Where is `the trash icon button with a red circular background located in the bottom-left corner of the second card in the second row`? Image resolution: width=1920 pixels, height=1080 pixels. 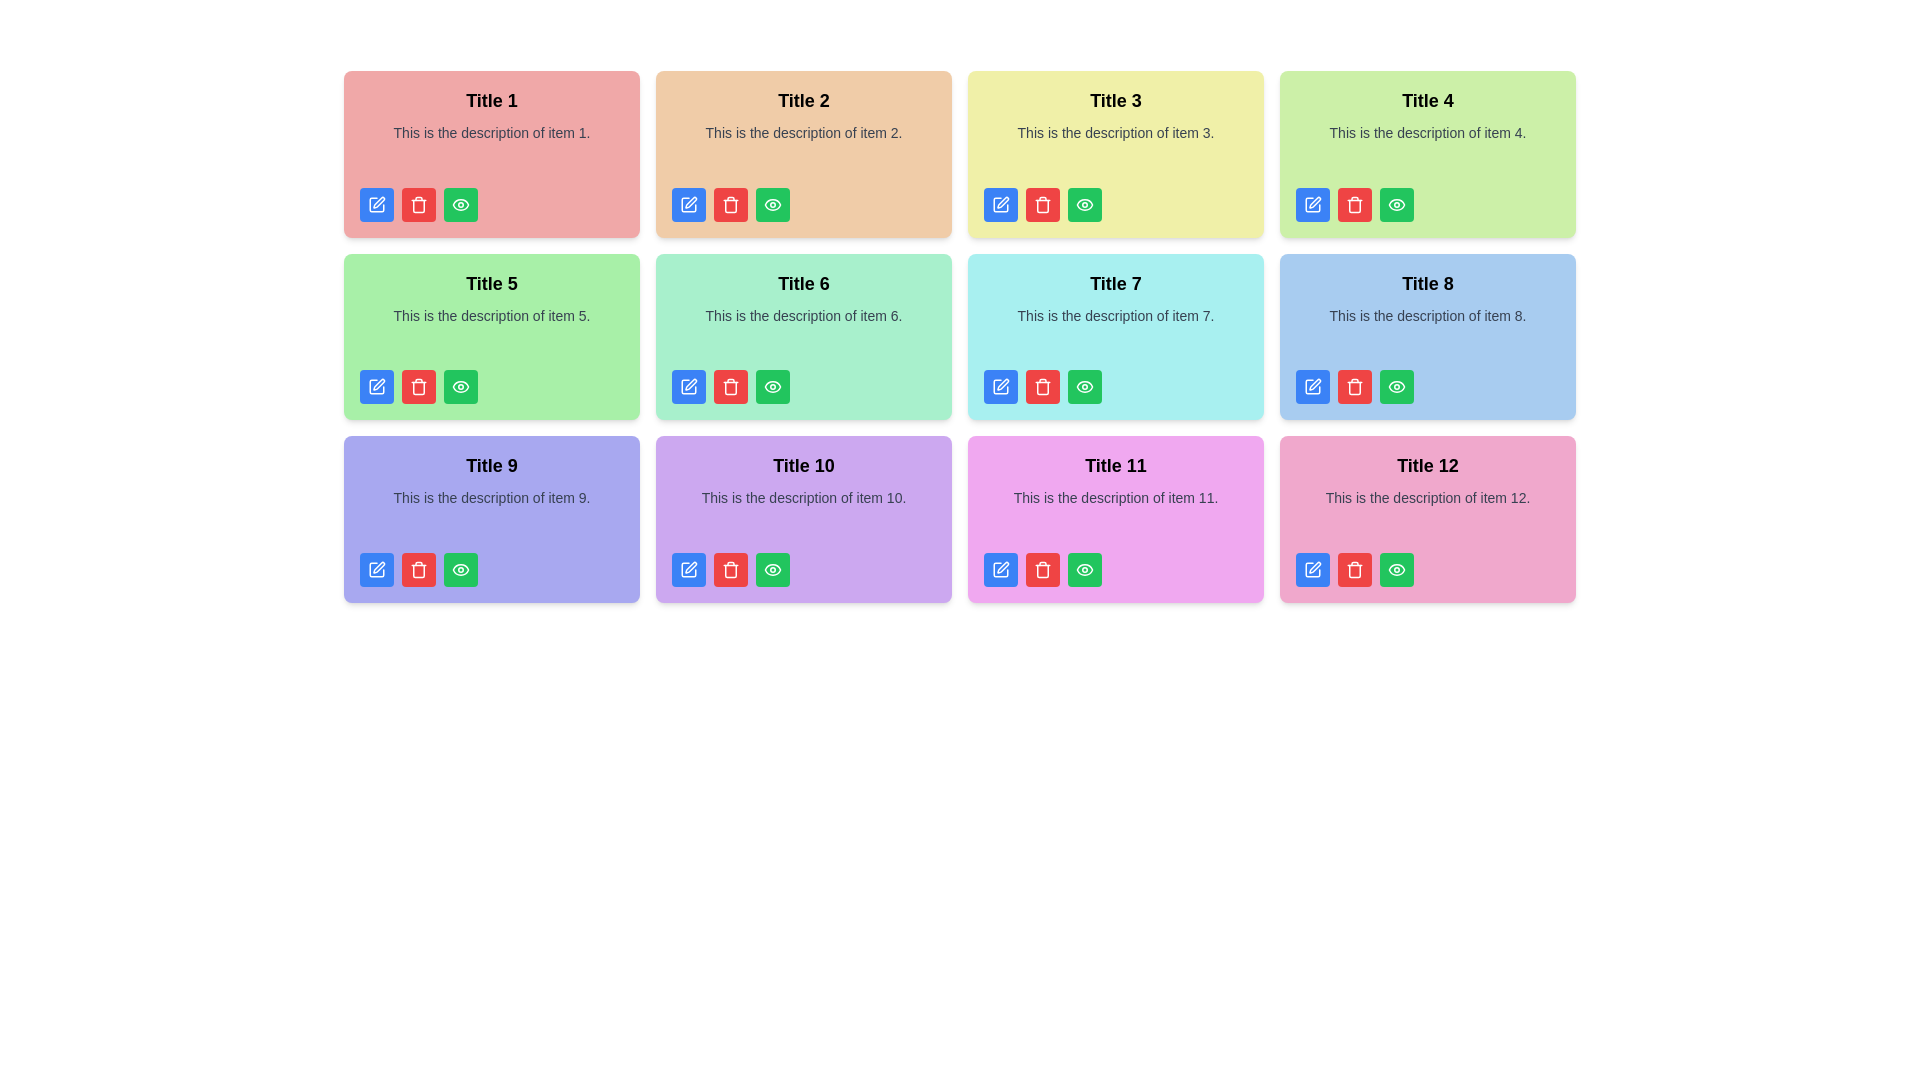 the trash icon button with a red circular background located in the bottom-left corner of the second card in the second row is located at coordinates (1041, 386).